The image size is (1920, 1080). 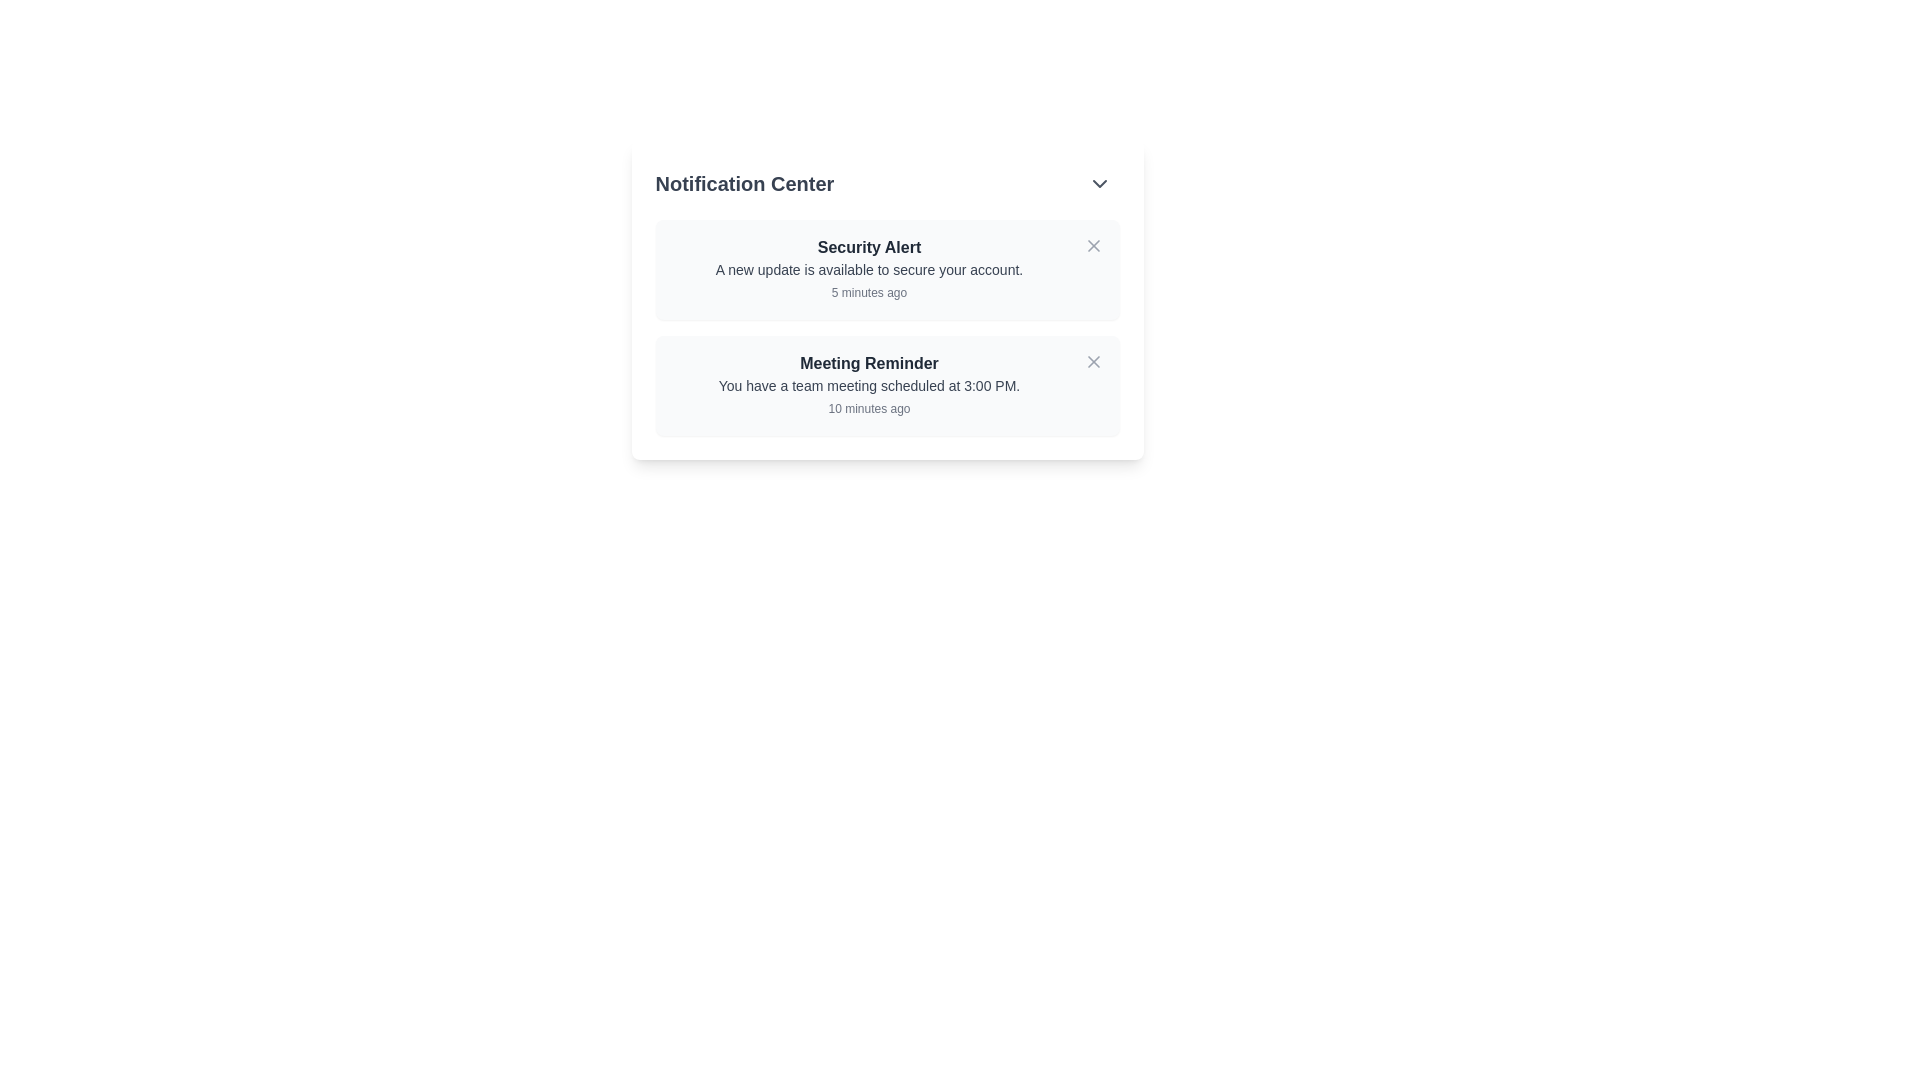 What do you see at coordinates (743, 184) in the screenshot?
I see `the text label that serves as a heading for the notifications section, located at the top left of its interface group` at bounding box center [743, 184].